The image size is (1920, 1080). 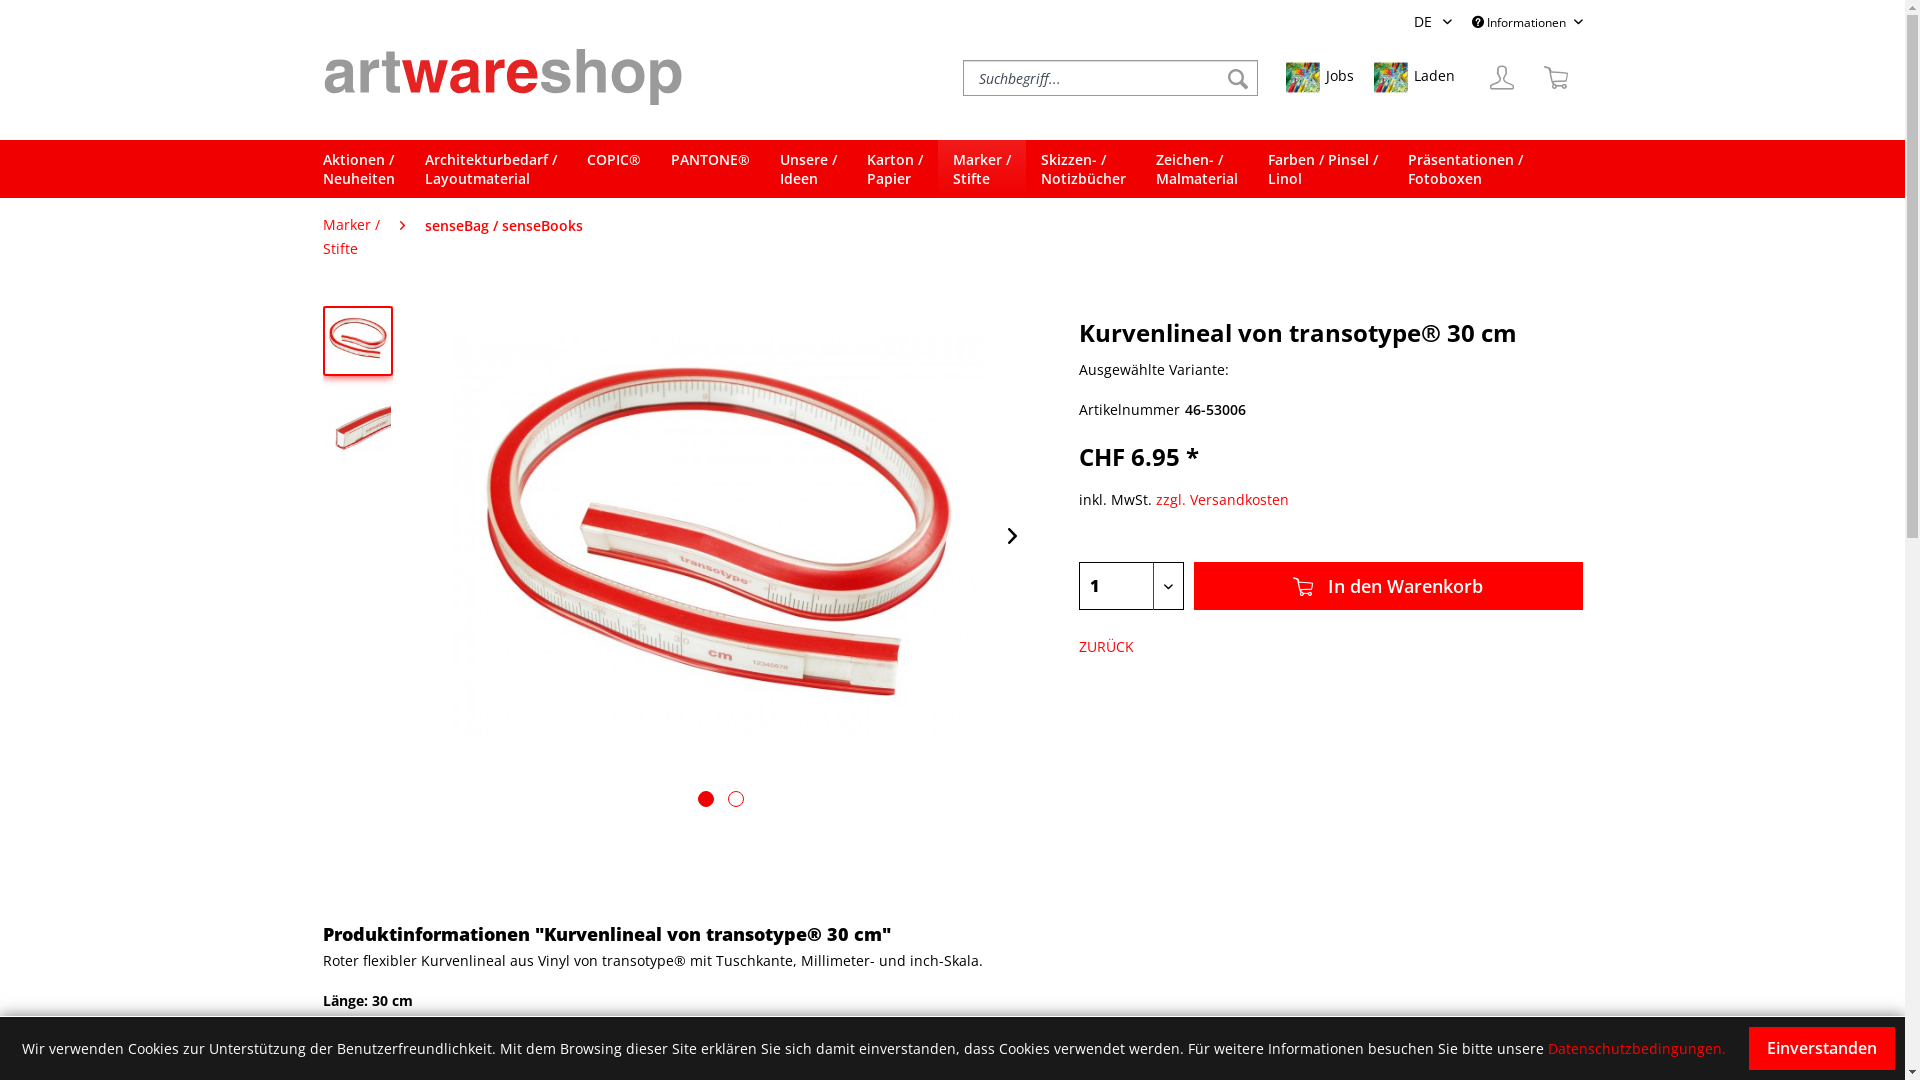 What do you see at coordinates (1195, 168) in the screenshot?
I see `'Zeichen- /` at bounding box center [1195, 168].